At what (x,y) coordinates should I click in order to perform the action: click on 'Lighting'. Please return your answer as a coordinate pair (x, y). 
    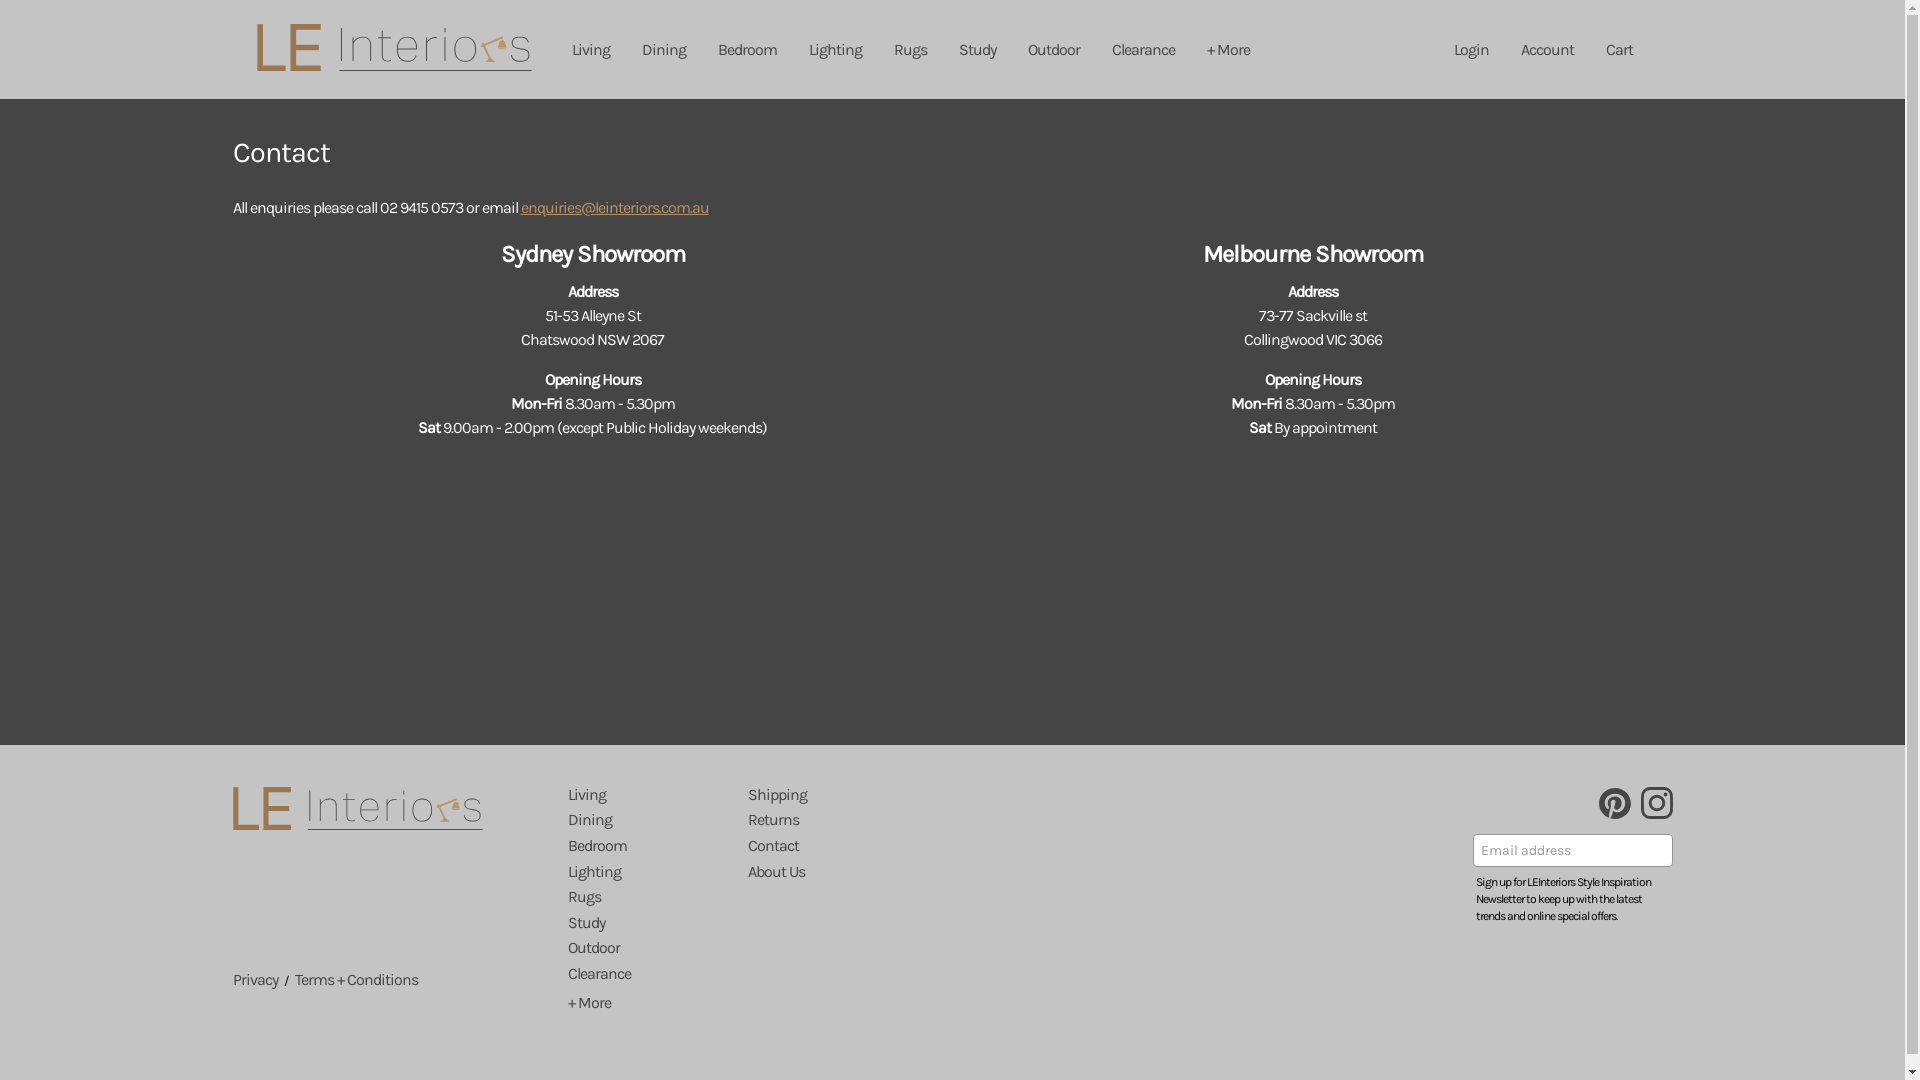
    Looking at the image, I should click on (566, 870).